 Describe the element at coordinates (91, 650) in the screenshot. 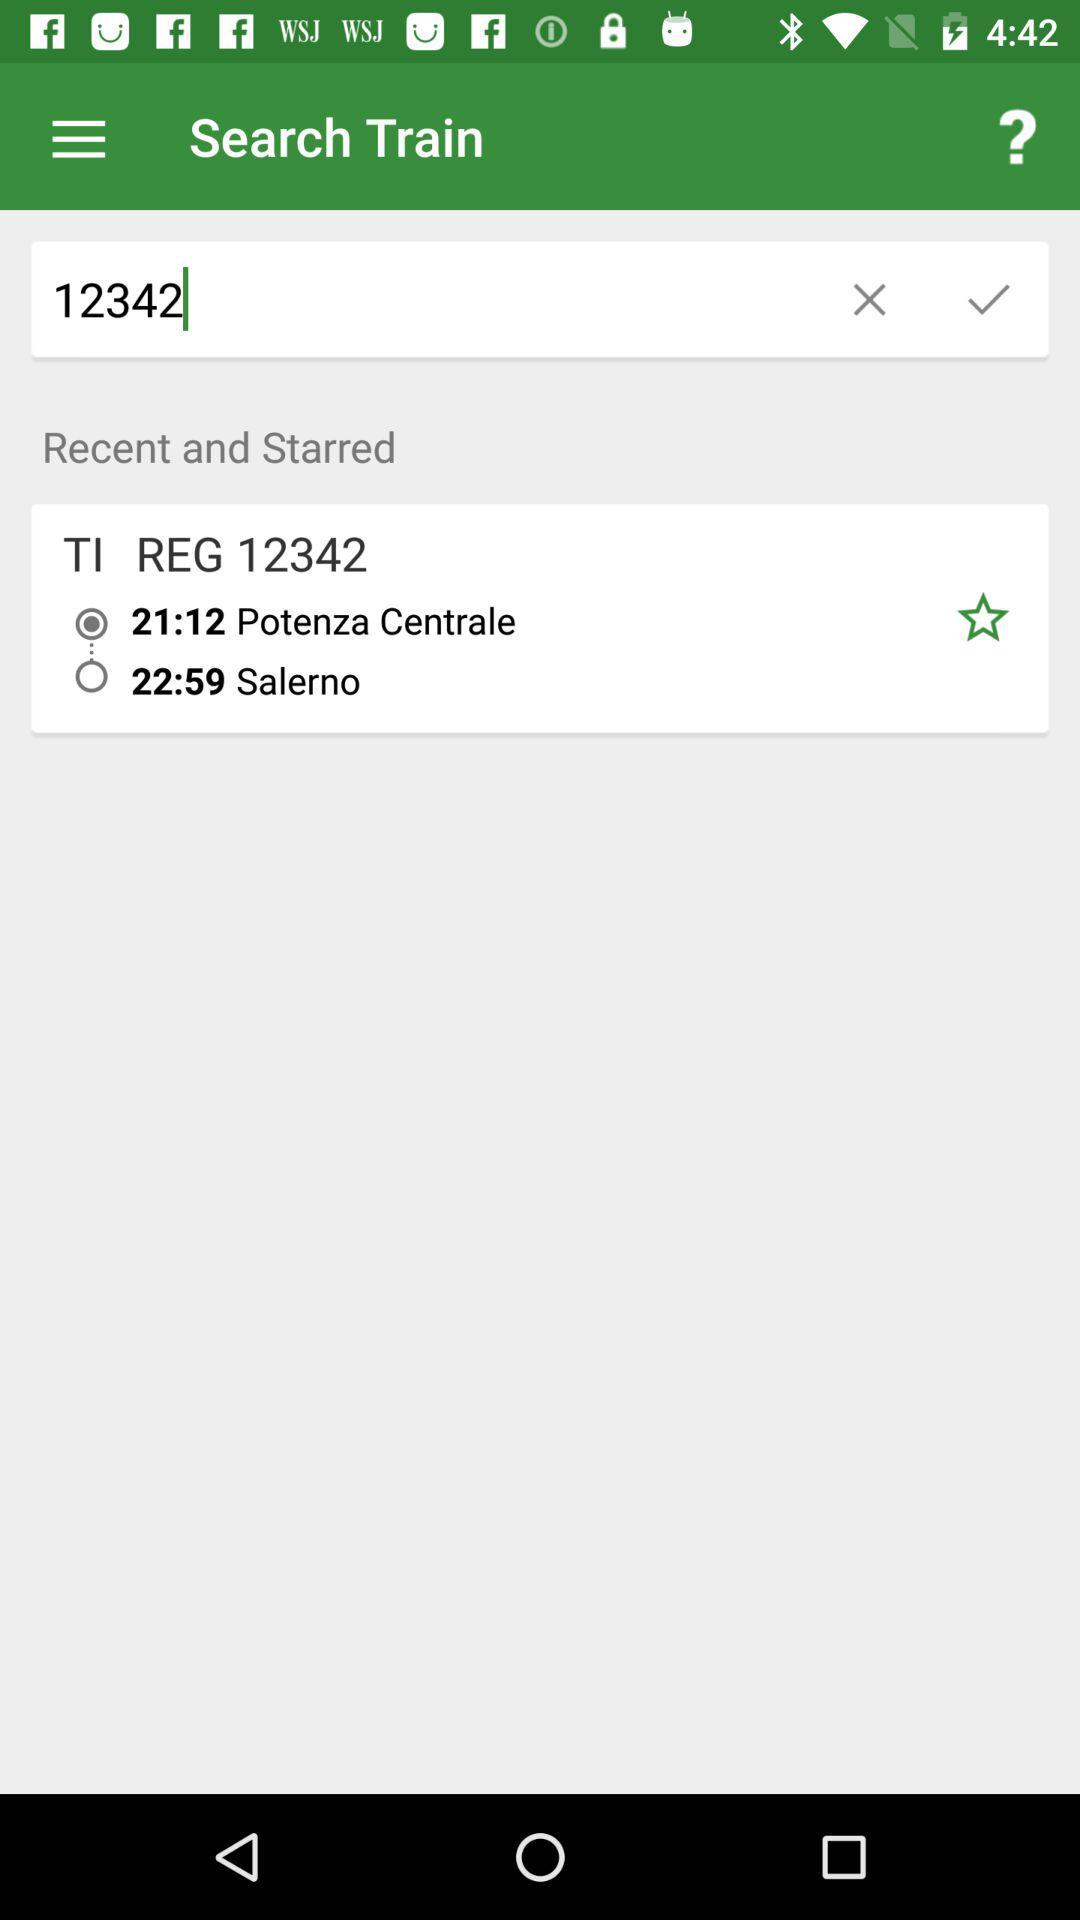

I see `icon below the ti item` at that location.